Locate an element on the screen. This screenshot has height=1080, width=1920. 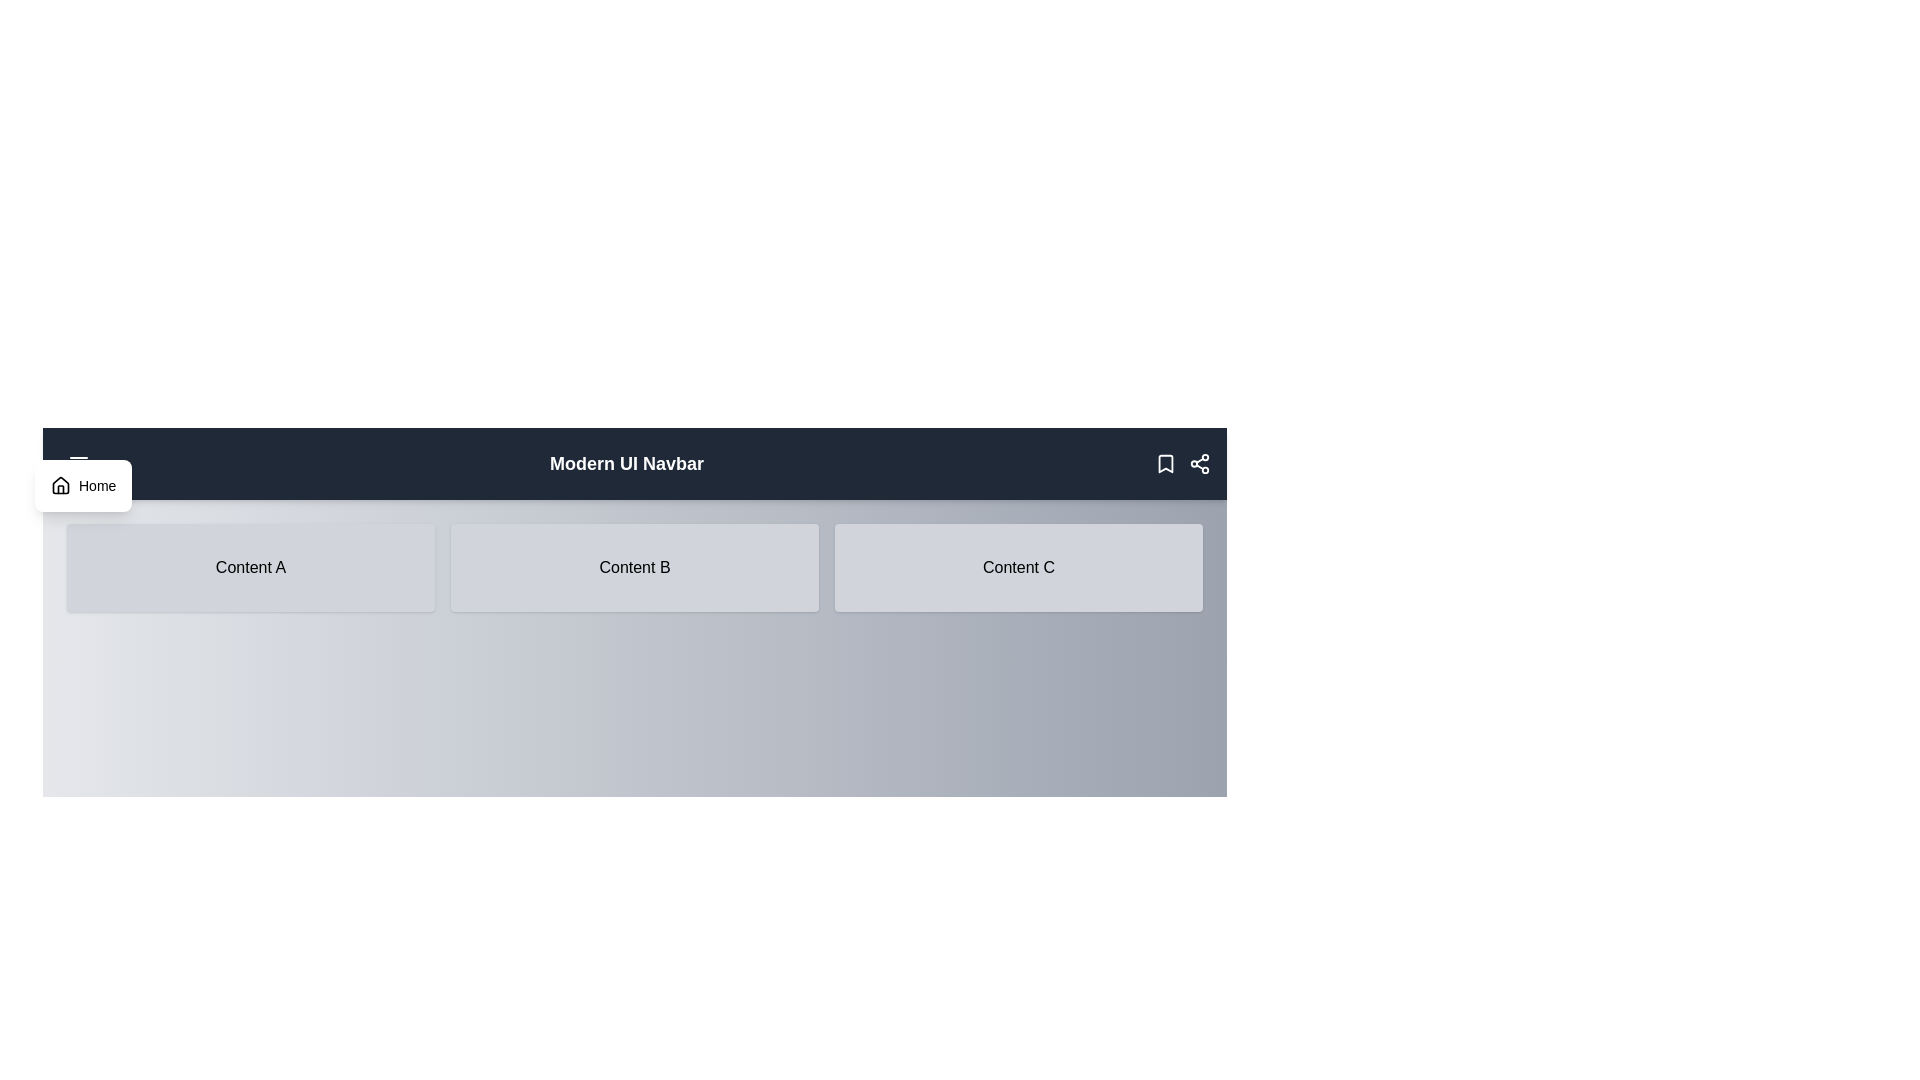
the 'Content B' box is located at coordinates (633, 567).